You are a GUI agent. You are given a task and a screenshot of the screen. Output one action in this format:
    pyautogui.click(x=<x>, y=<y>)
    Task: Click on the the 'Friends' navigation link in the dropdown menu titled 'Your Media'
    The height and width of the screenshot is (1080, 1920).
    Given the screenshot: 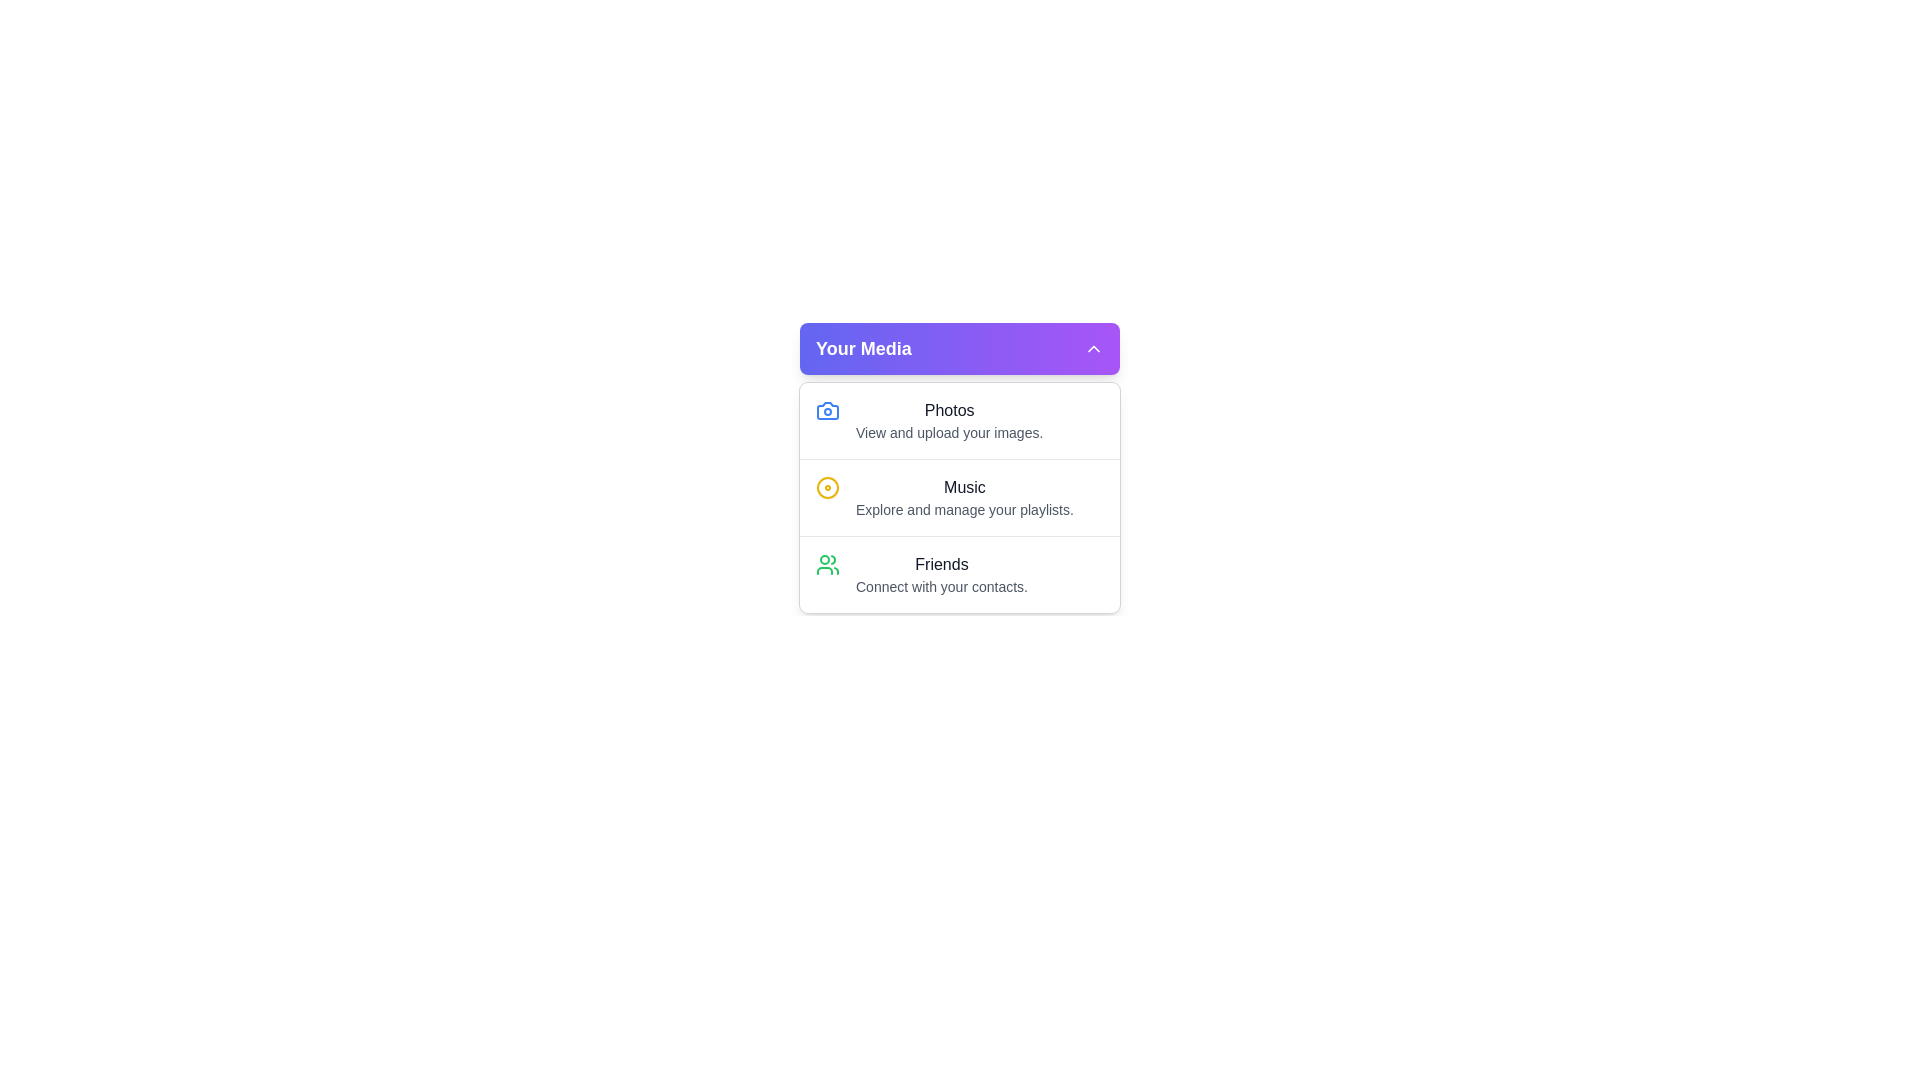 What is the action you would take?
    pyautogui.click(x=960, y=574)
    